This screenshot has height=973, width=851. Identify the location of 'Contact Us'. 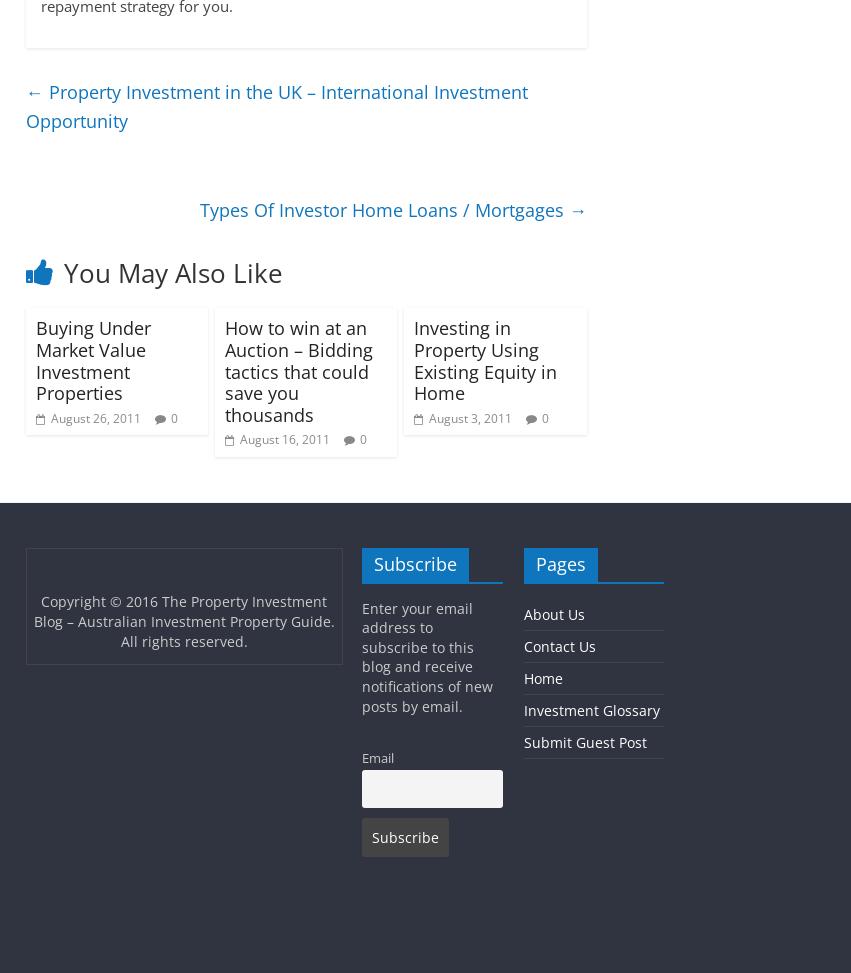
(558, 644).